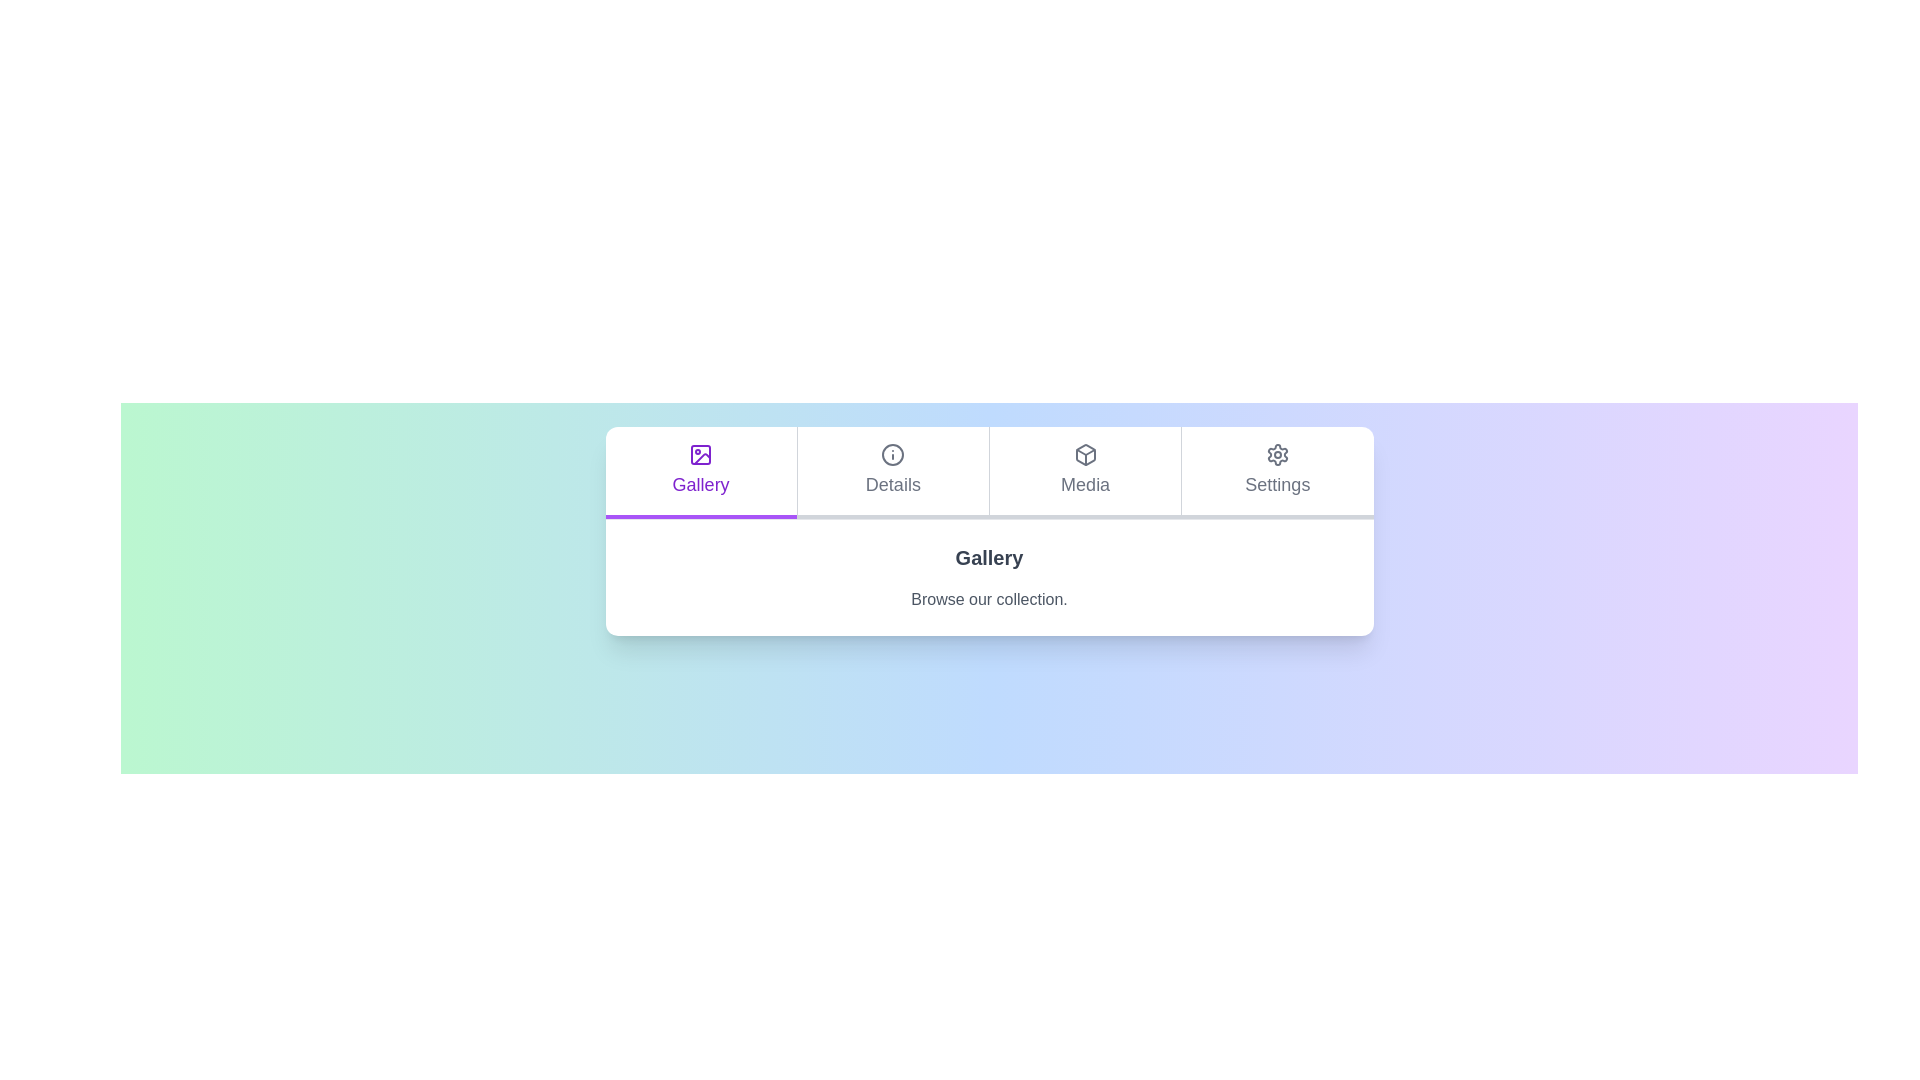  What do you see at coordinates (891, 473) in the screenshot?
I see `the Details tab by clicking on its label or icon` at bounding box center [891, 473].